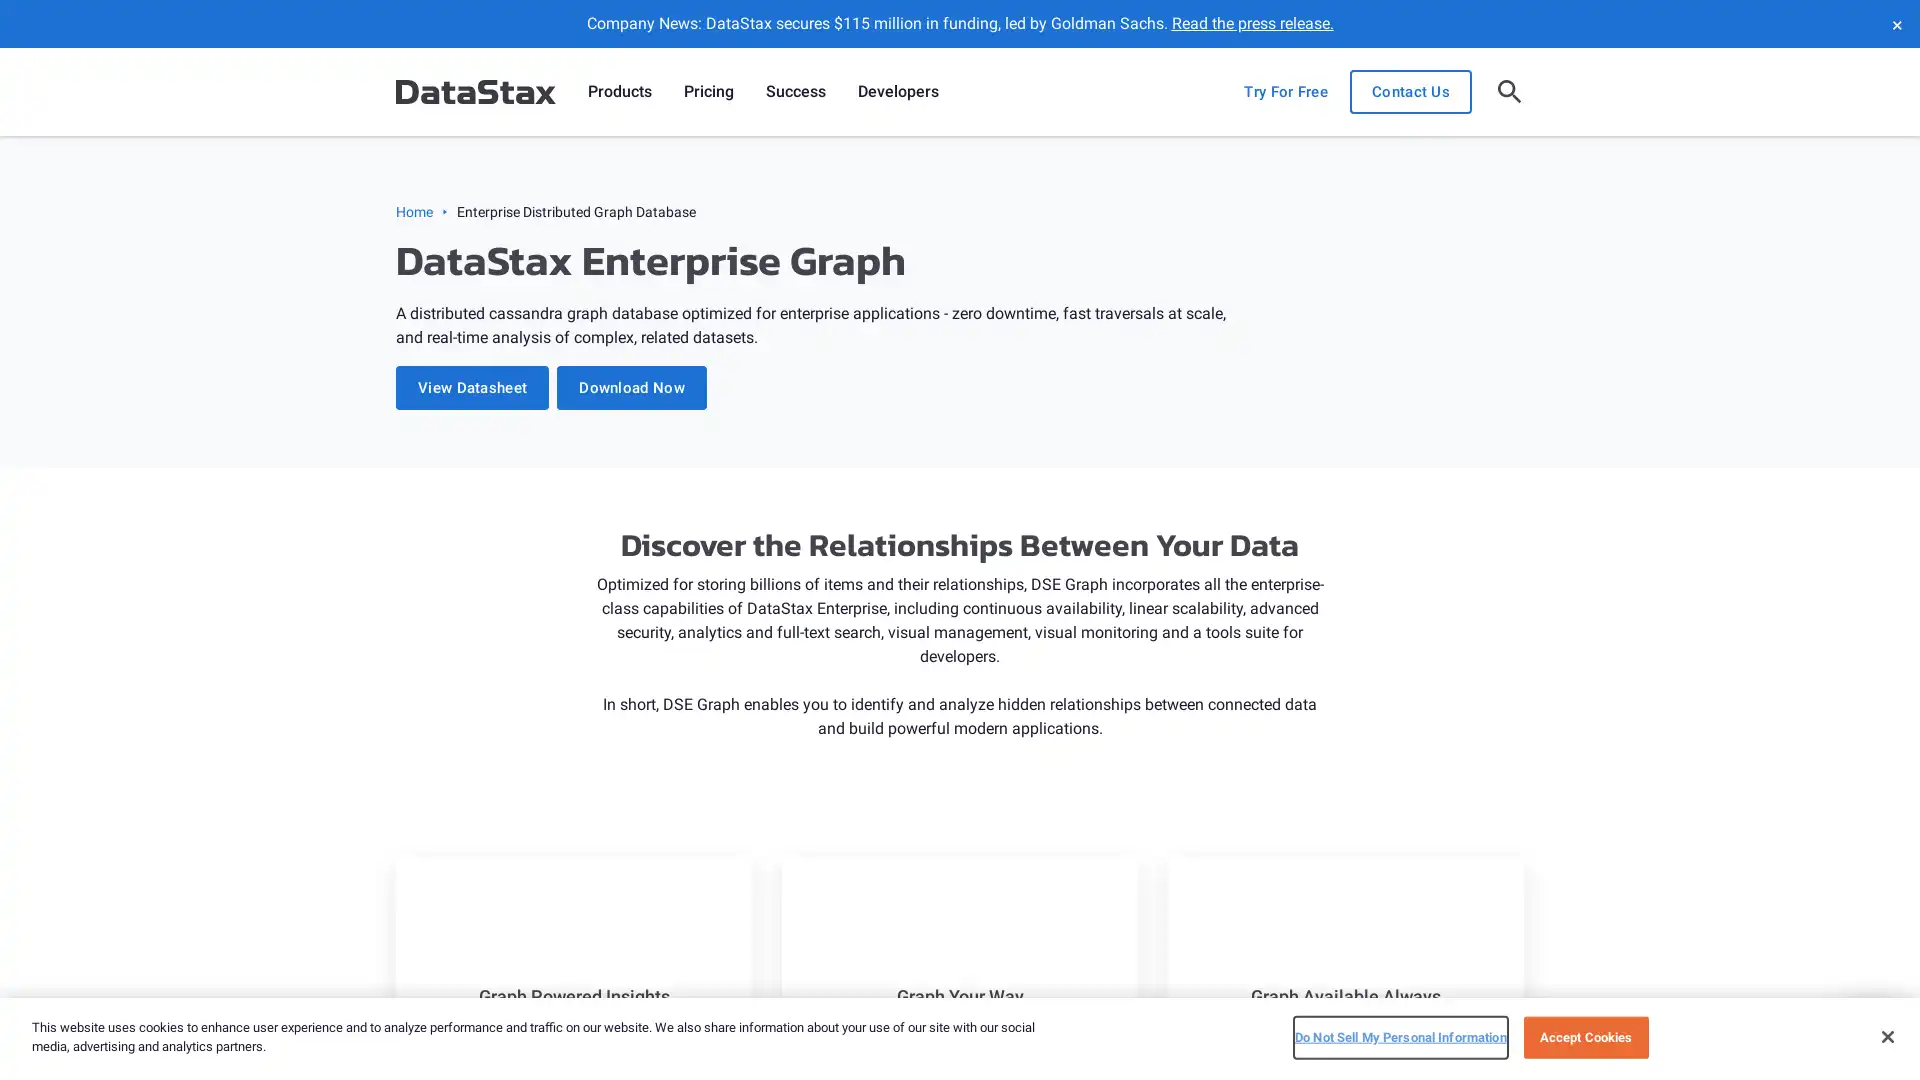 This screenshot has height=1080, width=1920. I want to click on Accept Cookies, so click(1584, 1036).